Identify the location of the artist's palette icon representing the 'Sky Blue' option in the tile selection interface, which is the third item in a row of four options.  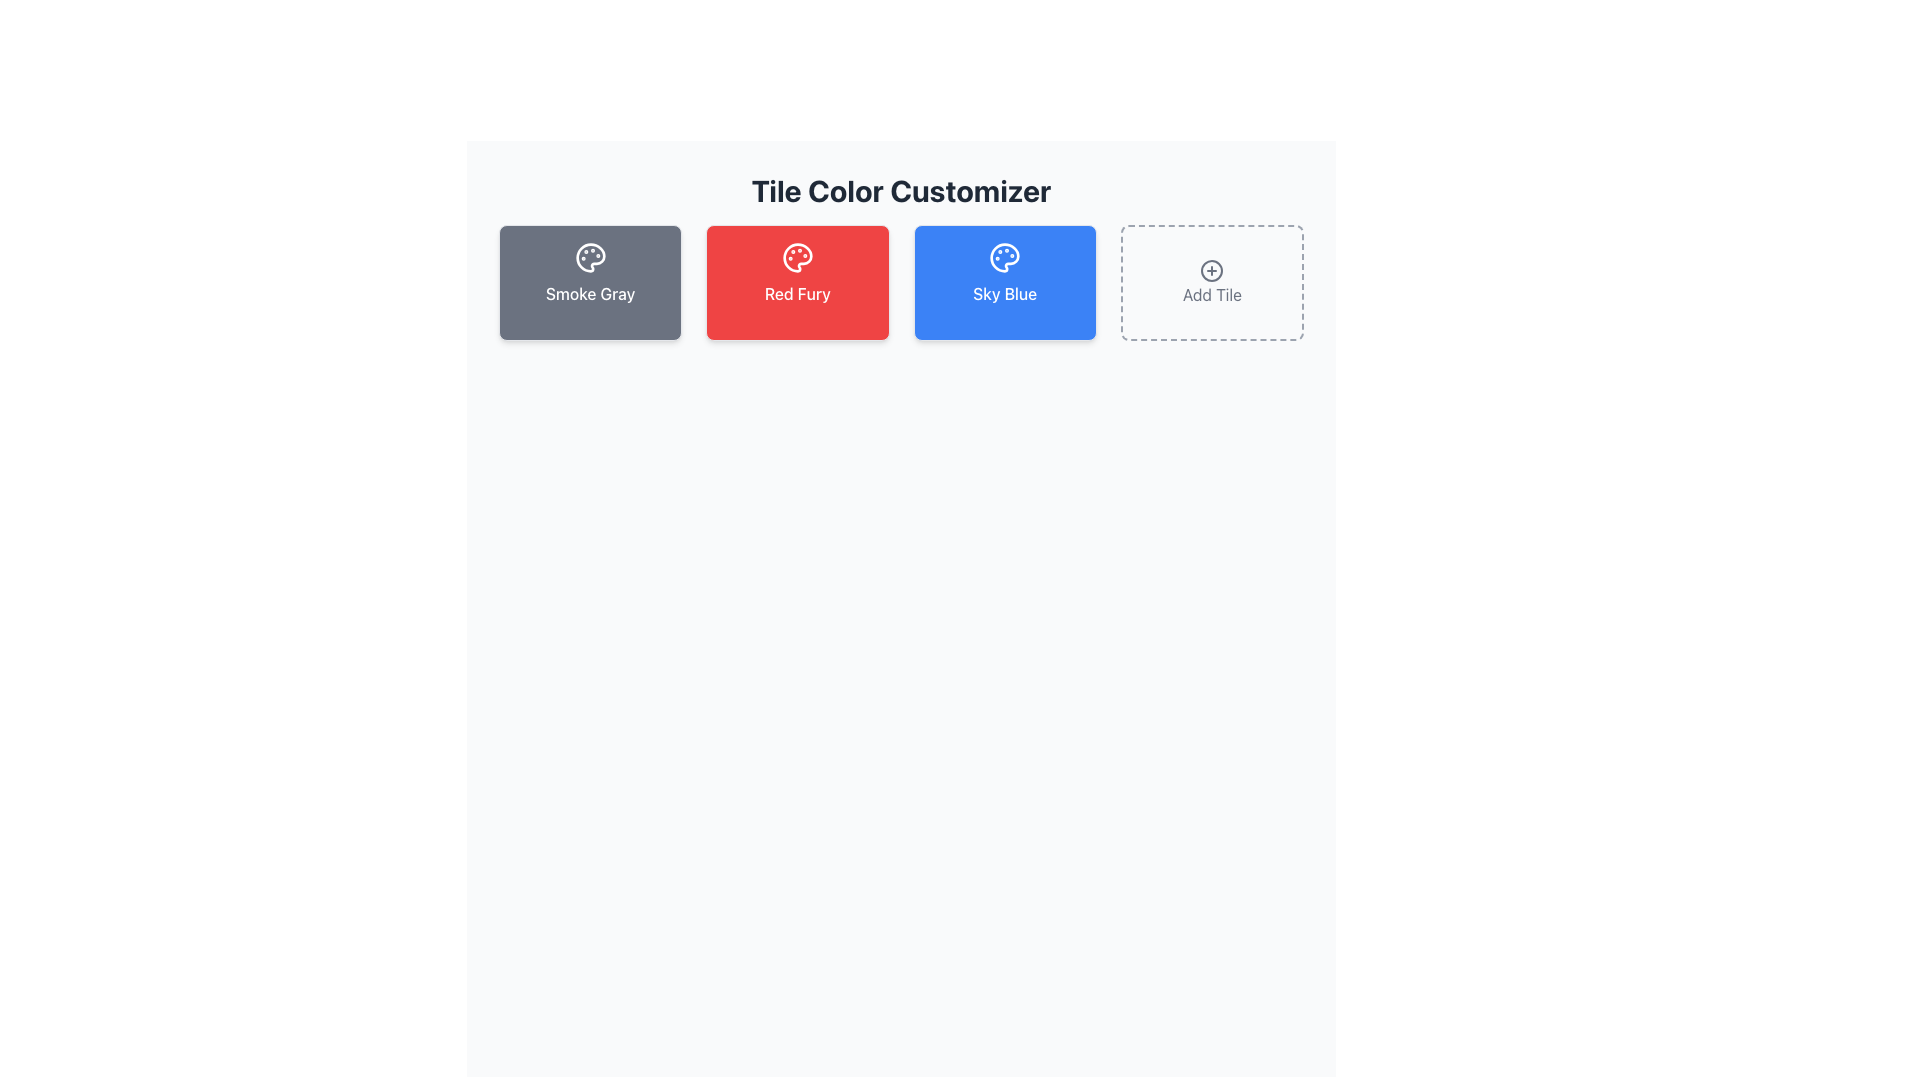
(1005, 257).